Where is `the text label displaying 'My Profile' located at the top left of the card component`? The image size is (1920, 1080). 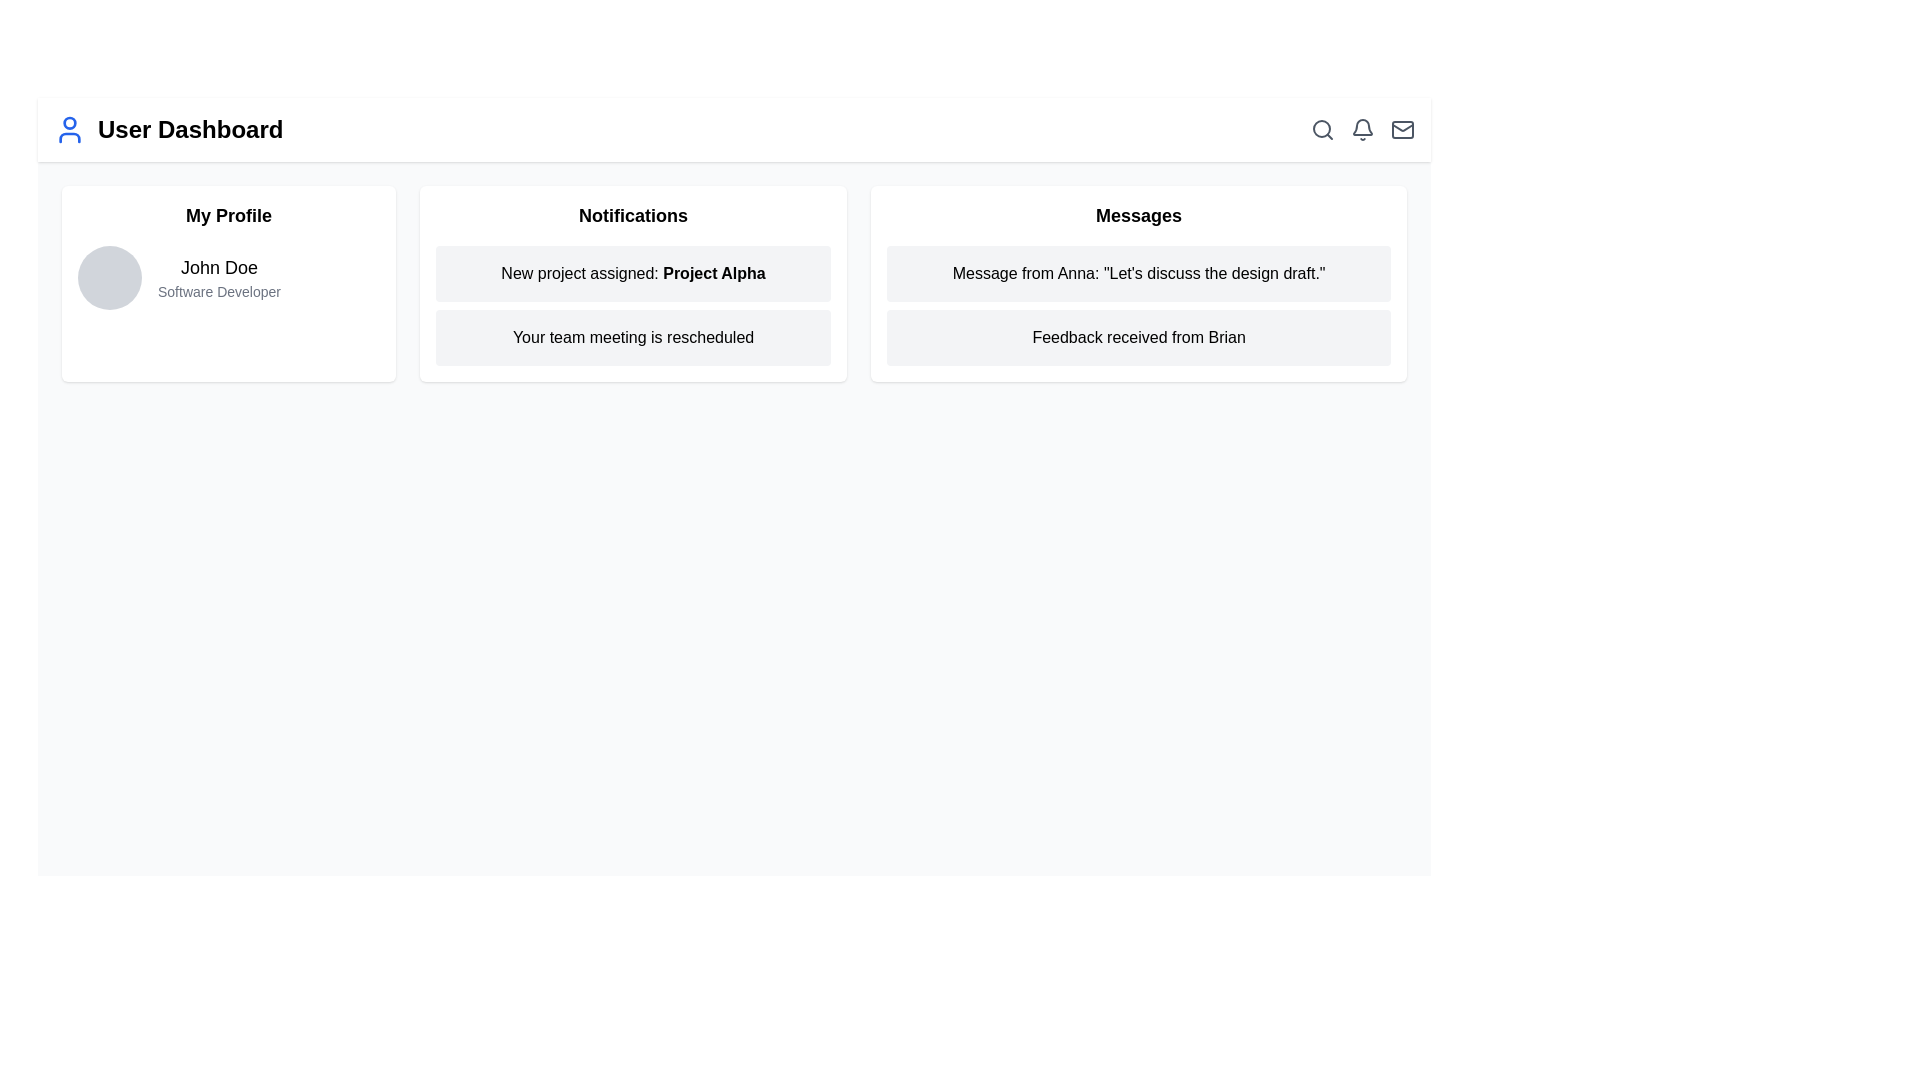
the text label displaying 'My Profile' located at the top left of the card component is located at coordinates (228, 216).